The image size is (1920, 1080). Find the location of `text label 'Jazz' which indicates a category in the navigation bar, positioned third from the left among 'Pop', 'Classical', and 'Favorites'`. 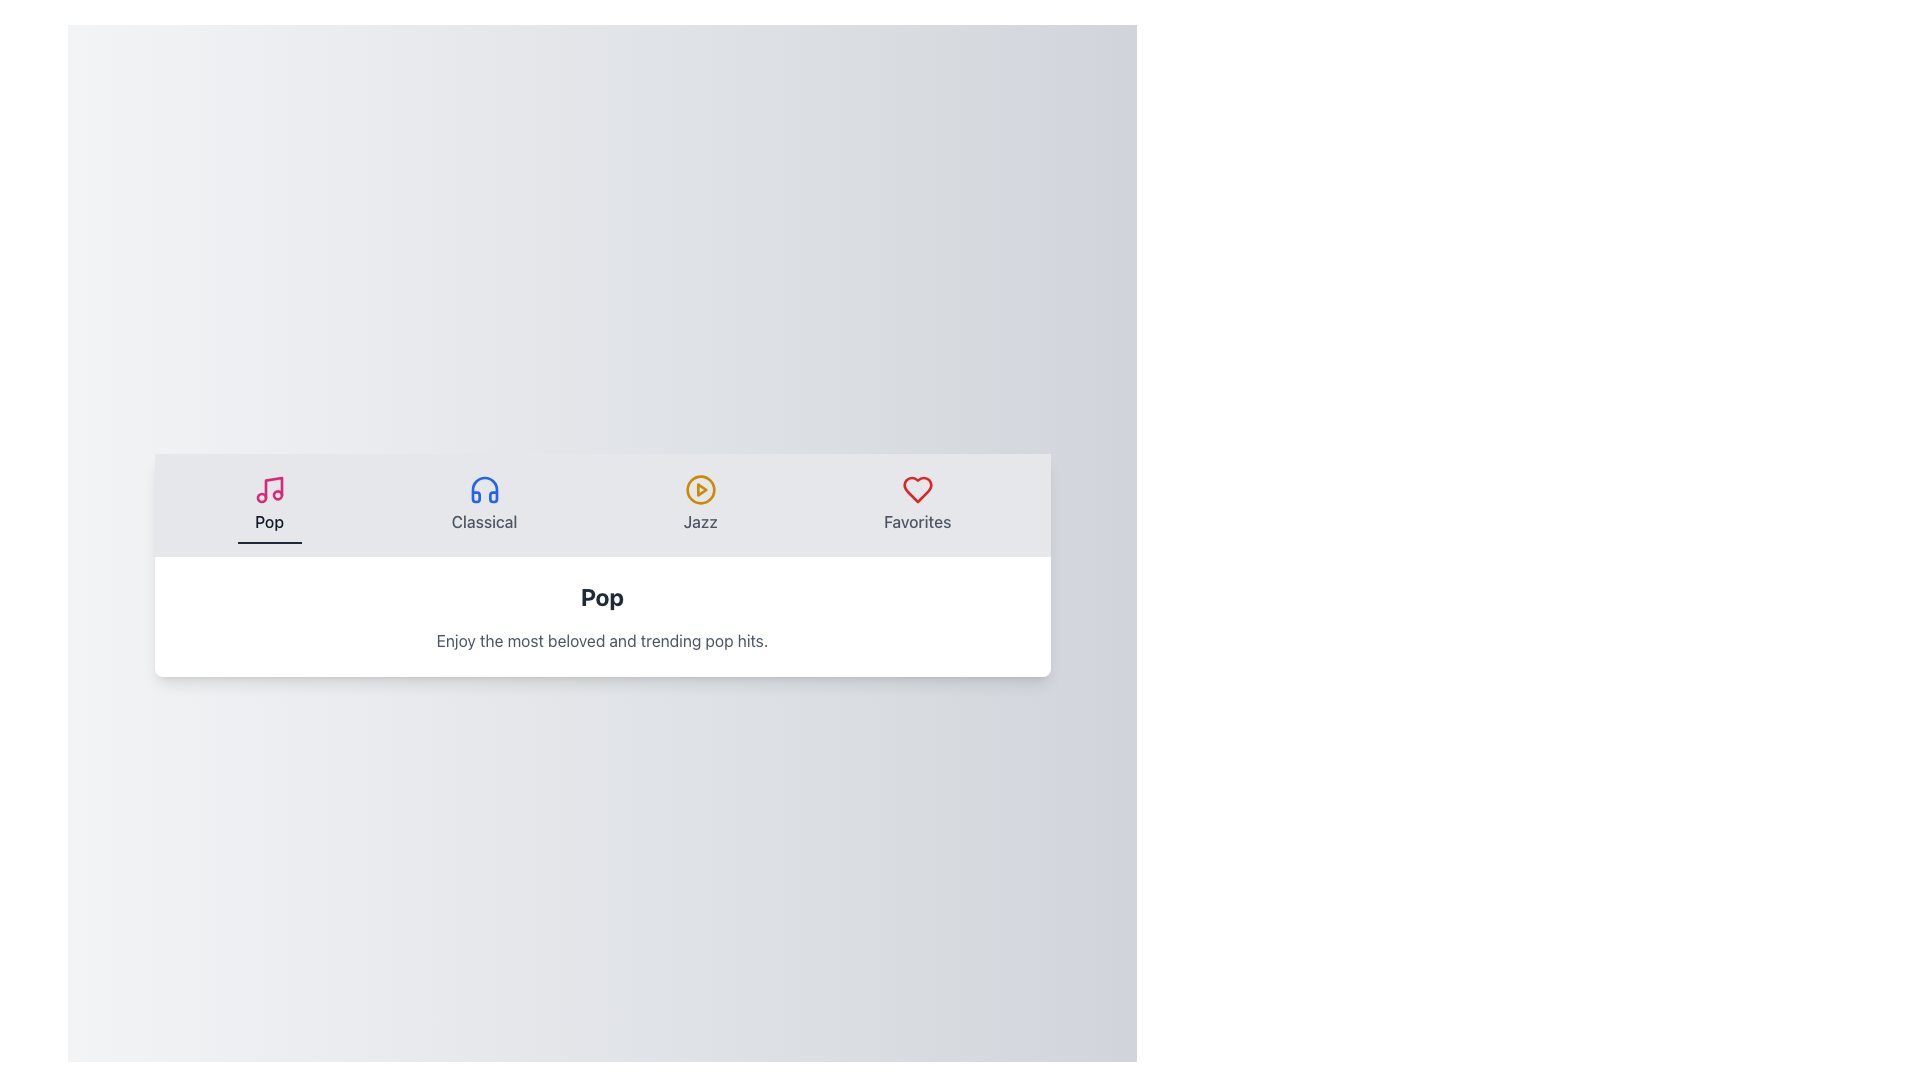

text label 'Jazz' which indicates a category in the navigation bar, positioned third from the left among 'Pop', 'Classical', and 'Favorites' is located at coordinates (700, 520).